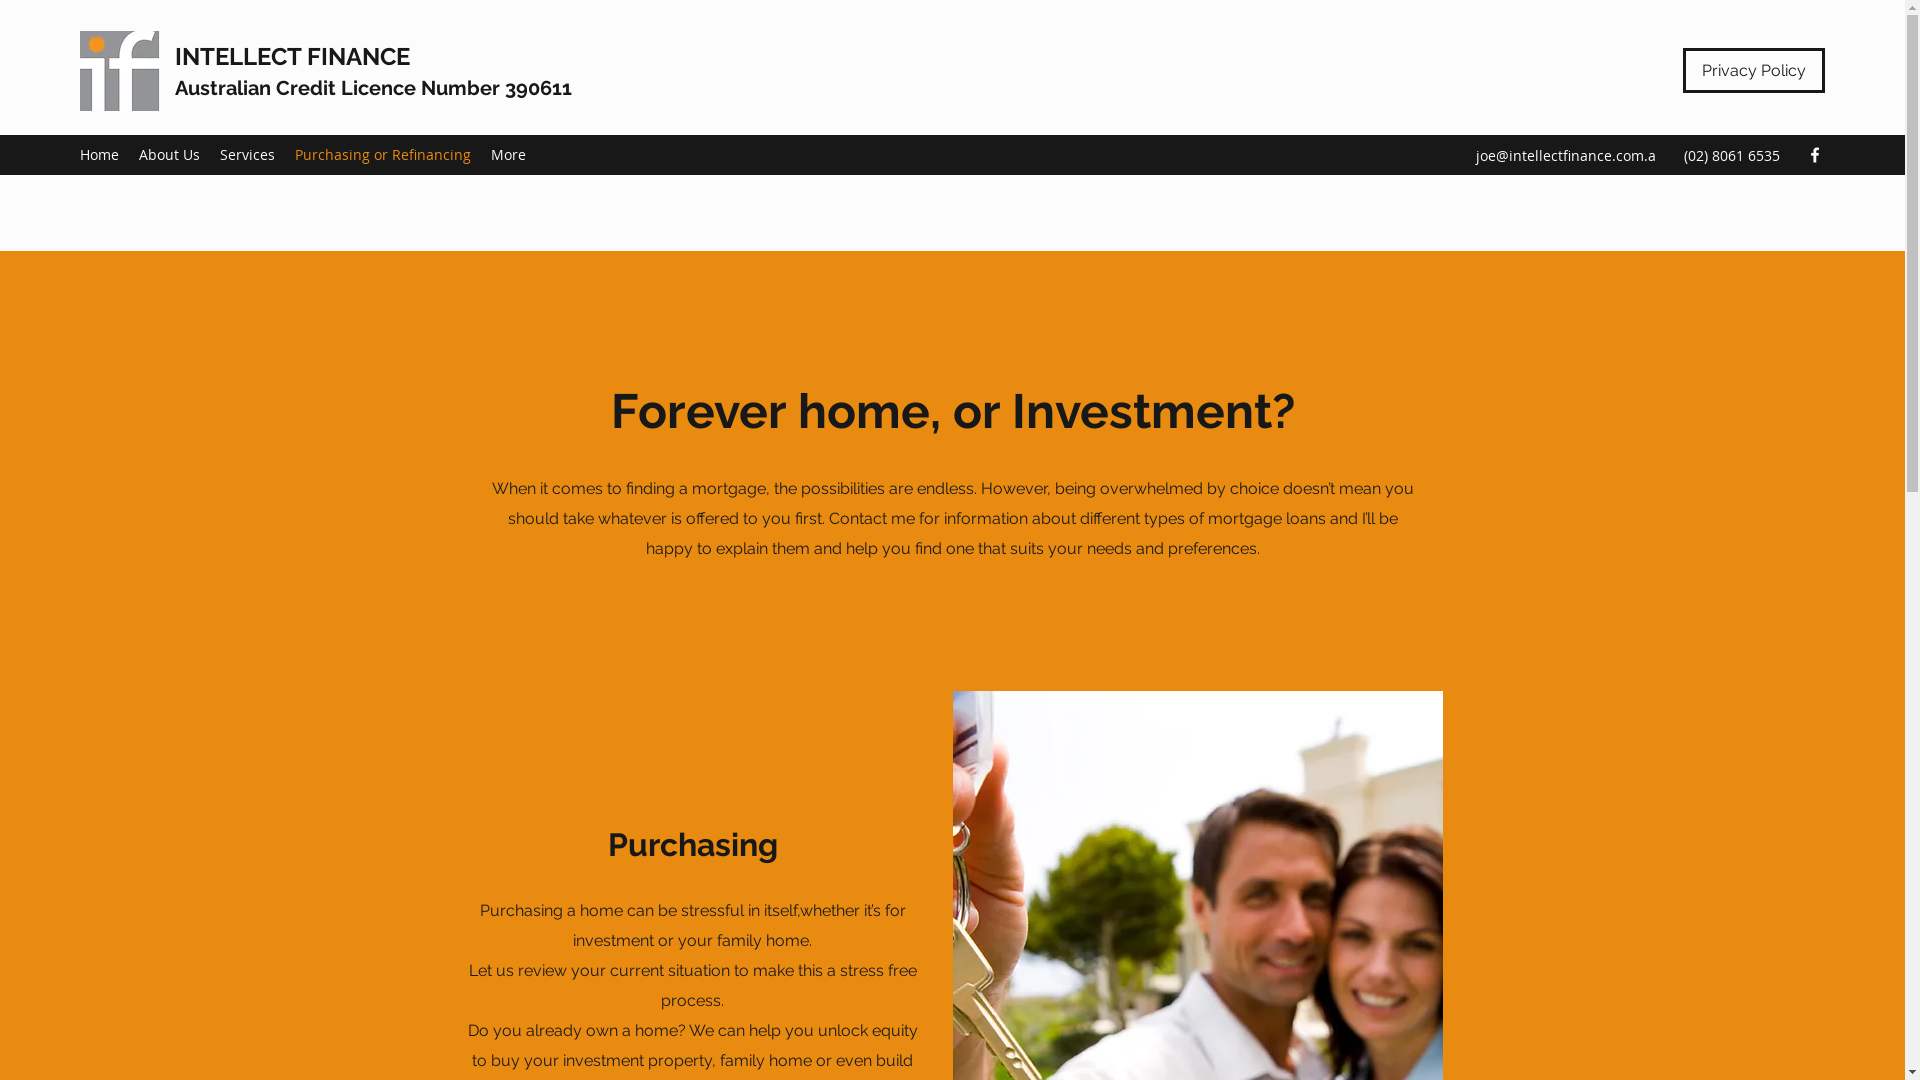  I want to click on 'Services', so click(246, 153).